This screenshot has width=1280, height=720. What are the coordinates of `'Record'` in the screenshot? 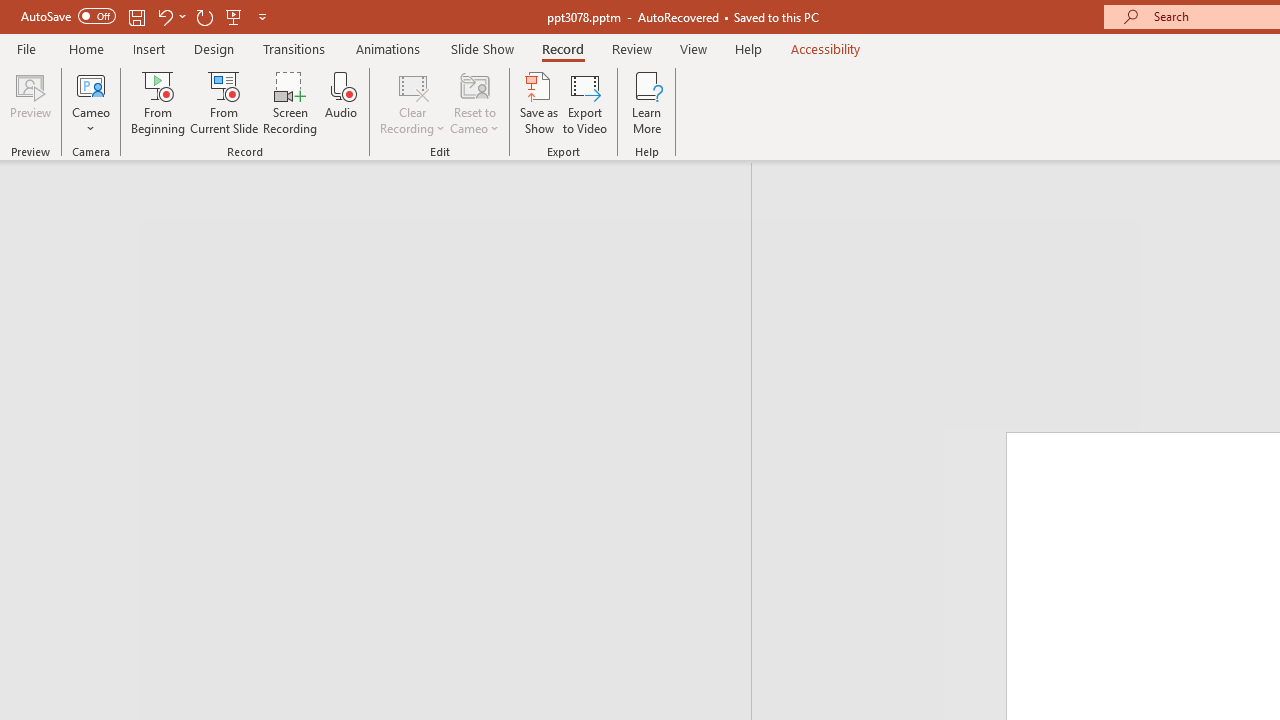 It's located at (561, 48).